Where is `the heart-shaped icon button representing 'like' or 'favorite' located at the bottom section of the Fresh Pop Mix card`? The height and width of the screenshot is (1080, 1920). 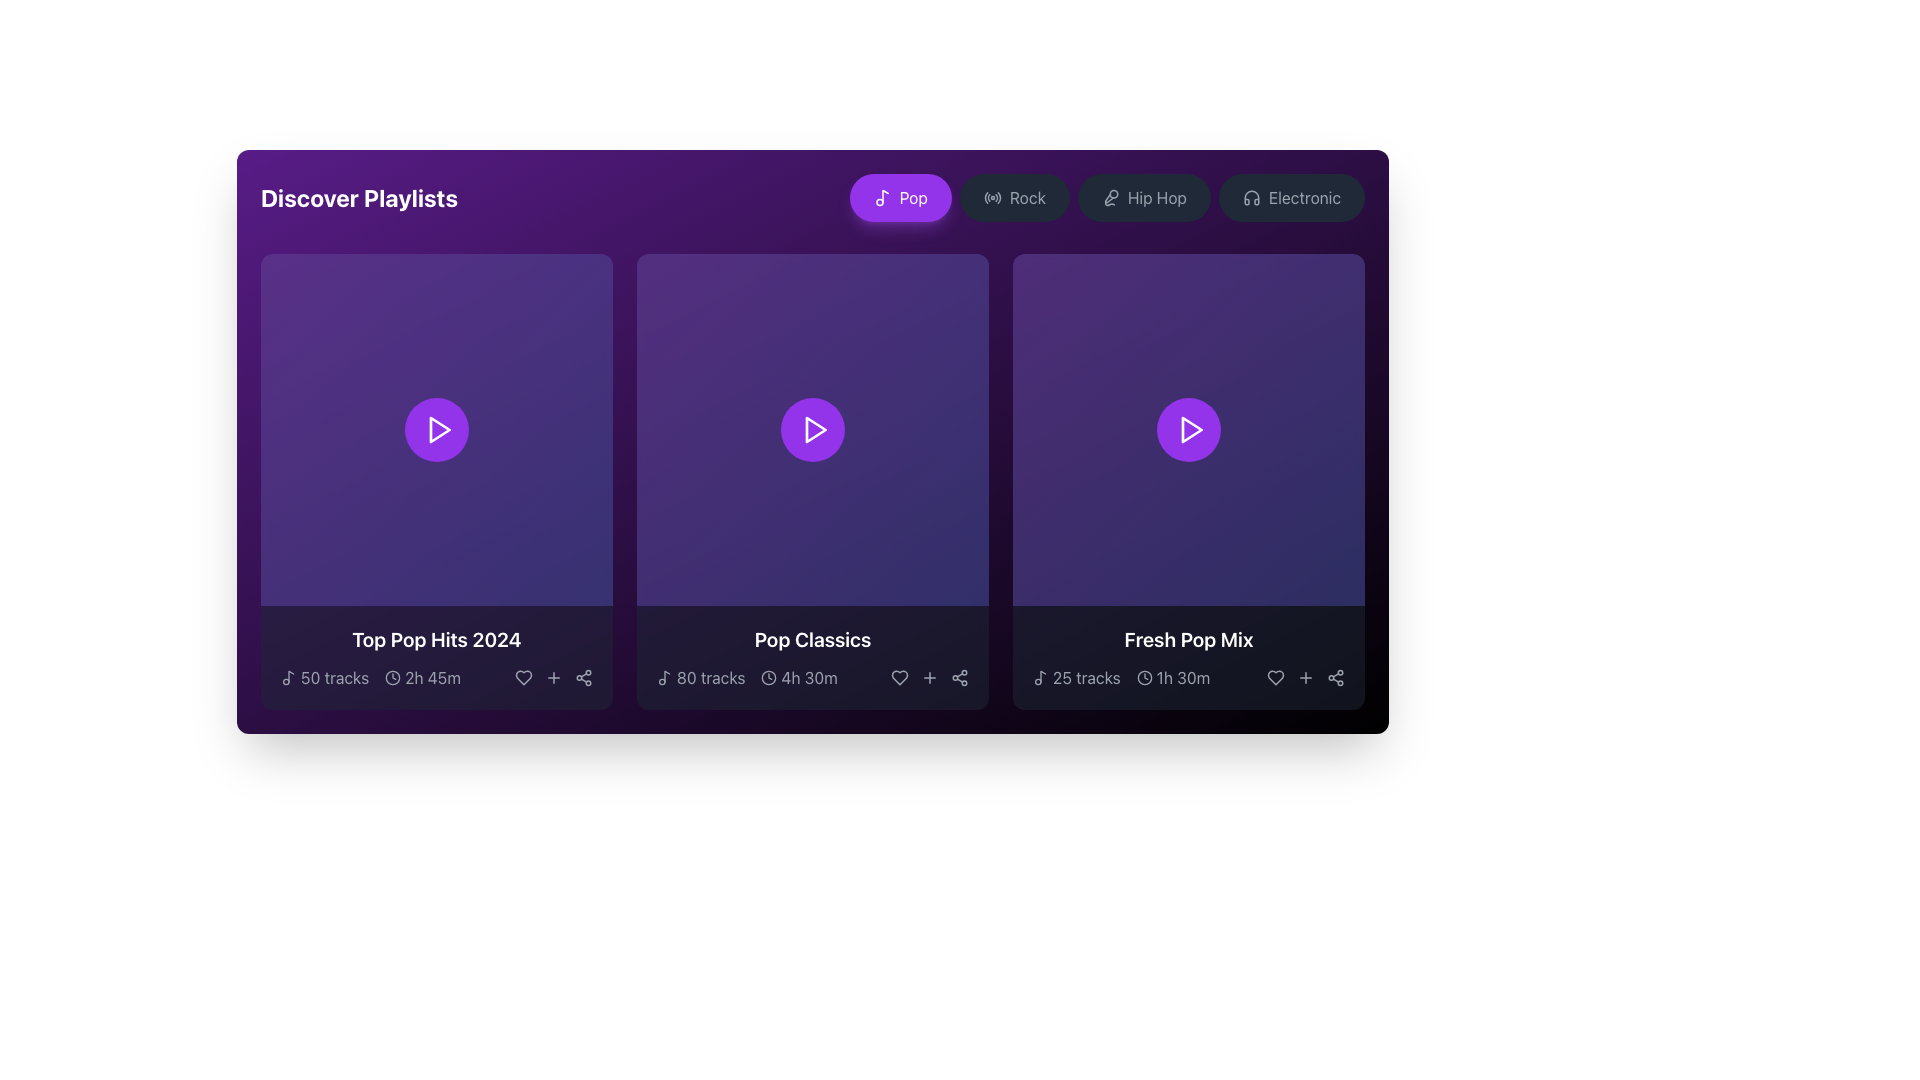 the heart-shaped icon button representing 'like' or 'favorite' located at the bottom section of the Fresh Pop Mix card is located at coordinates (1275, 677).